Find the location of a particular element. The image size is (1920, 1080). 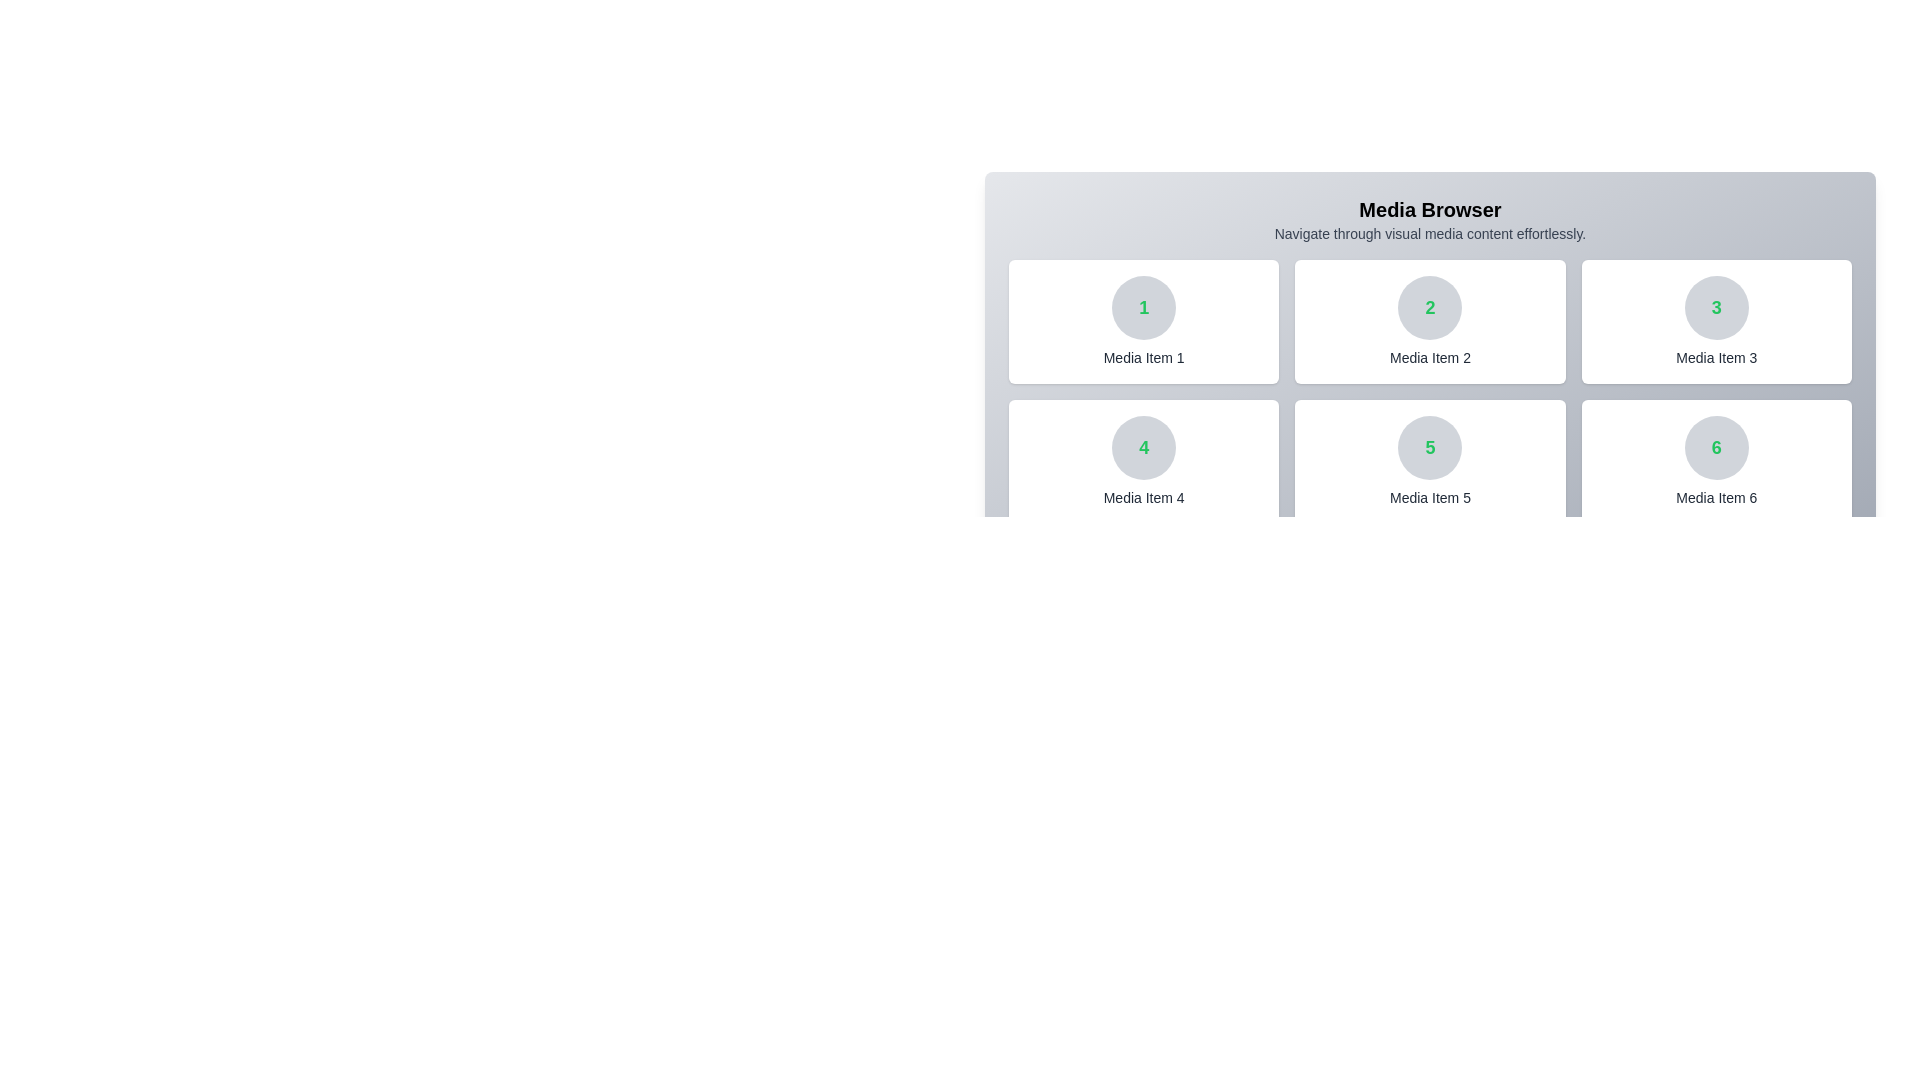

the static text label located within the first card on the top-left of the grid layout, positioned directly below the circular label with the number '1' is located at coordinates (1144, 357).